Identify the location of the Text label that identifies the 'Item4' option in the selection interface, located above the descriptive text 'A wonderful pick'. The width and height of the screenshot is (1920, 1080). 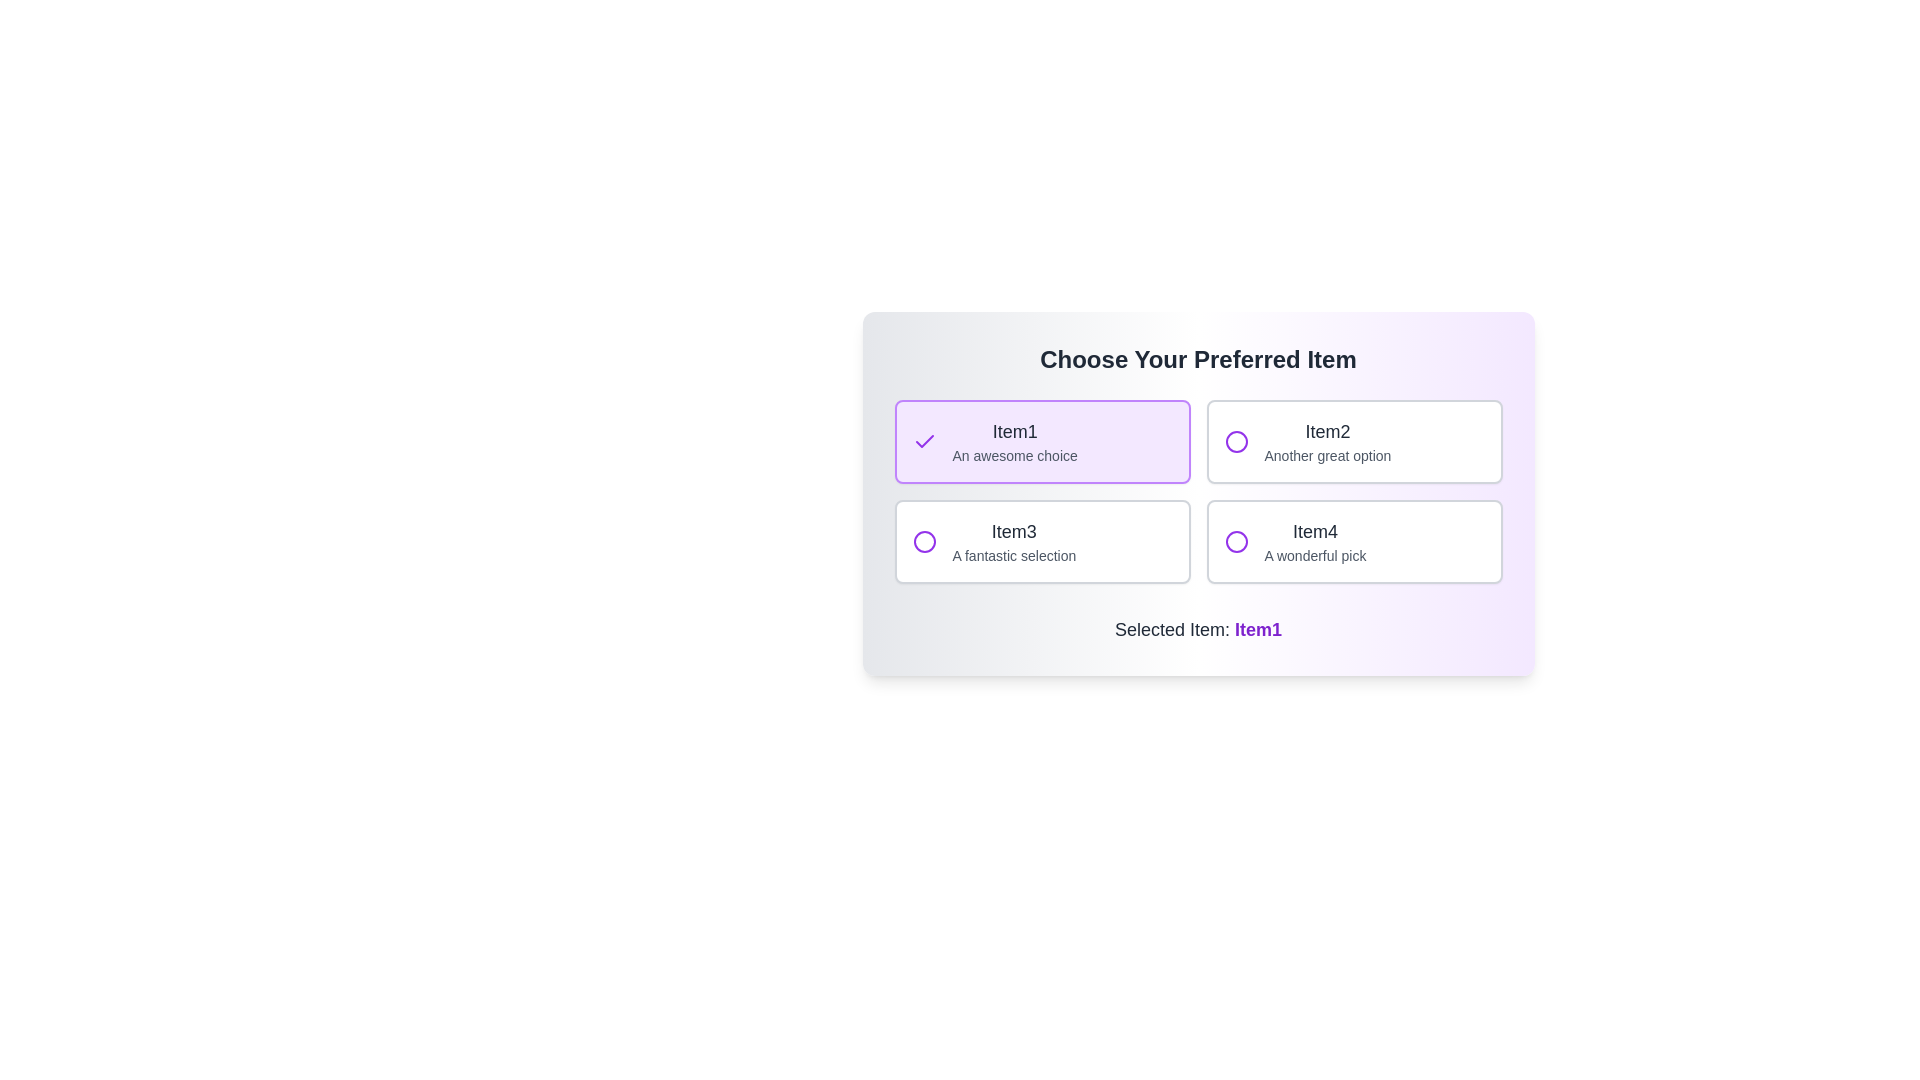
(1315, 531).